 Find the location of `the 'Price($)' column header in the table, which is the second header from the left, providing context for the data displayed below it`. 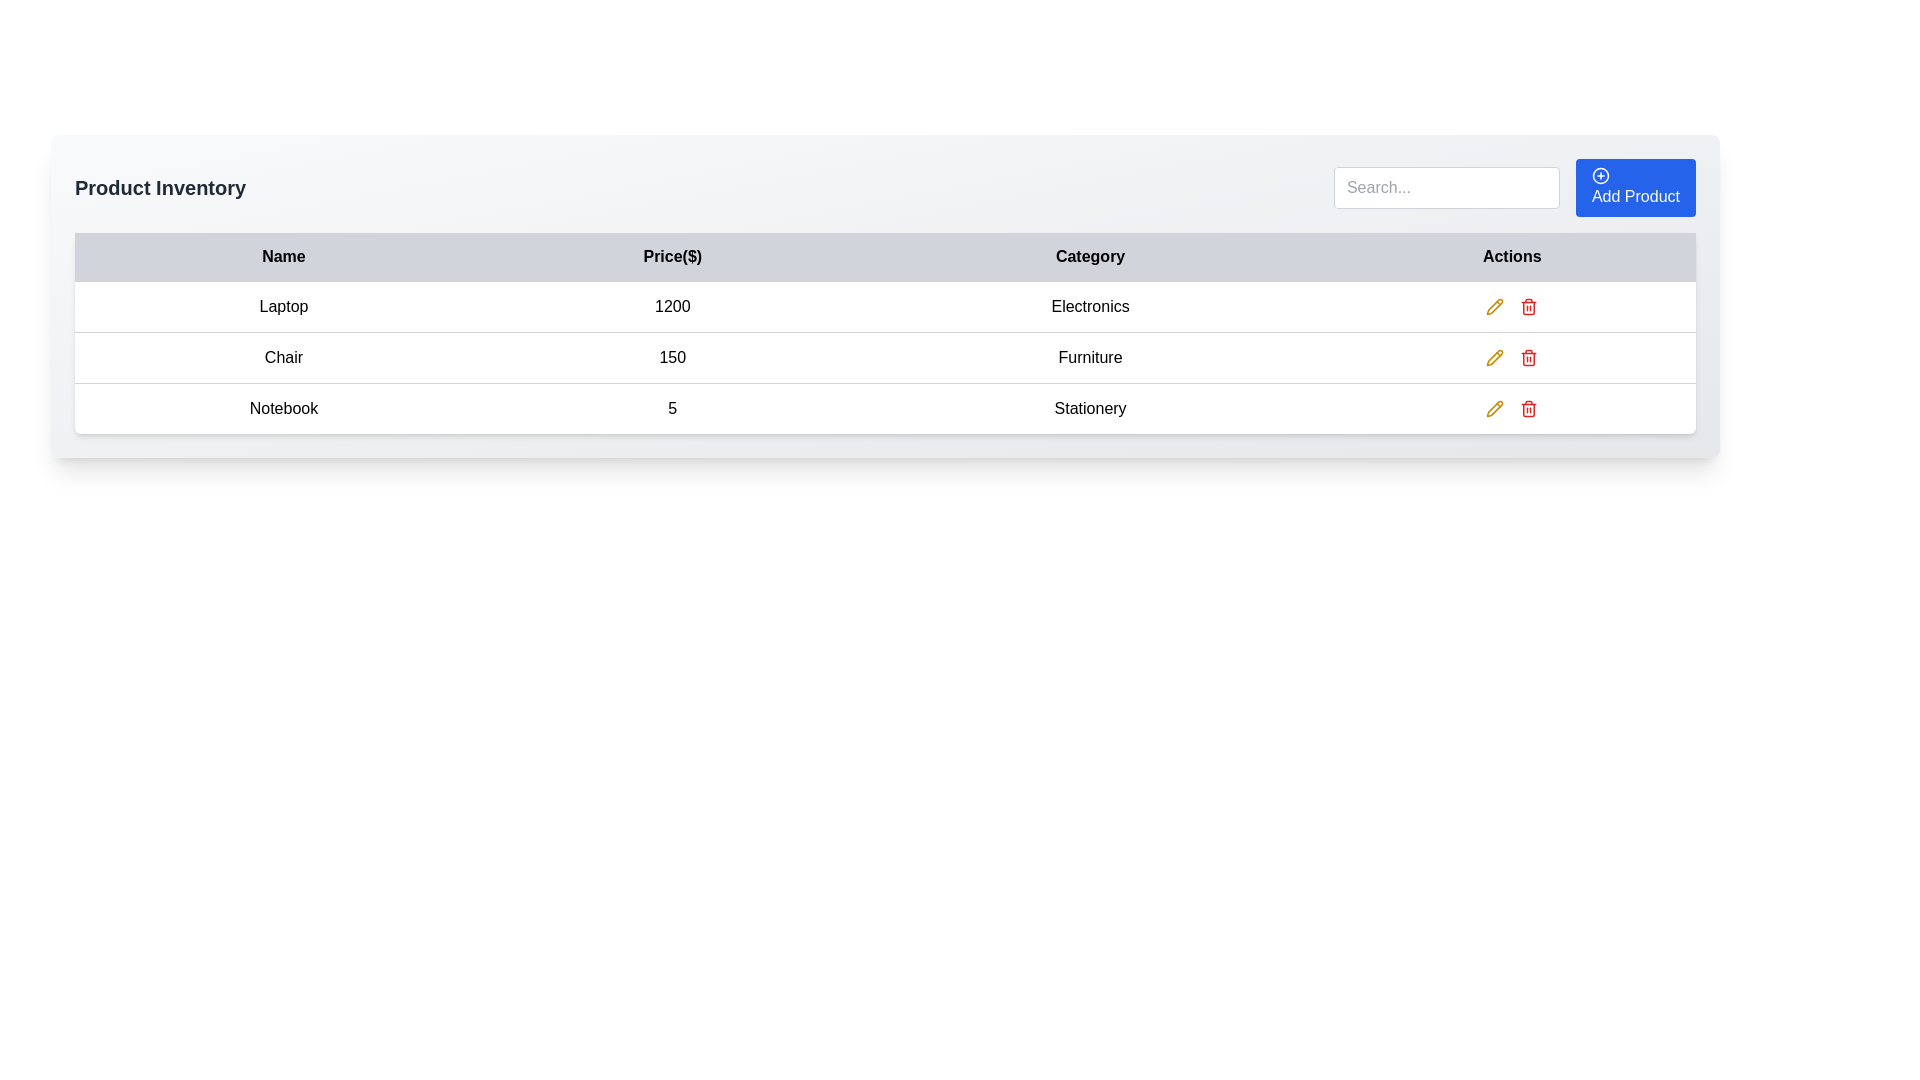

the 'Price($)' column header in the table, which is the second header from the left, providing context for the data displayed below it is located at coordinates (672, 256).